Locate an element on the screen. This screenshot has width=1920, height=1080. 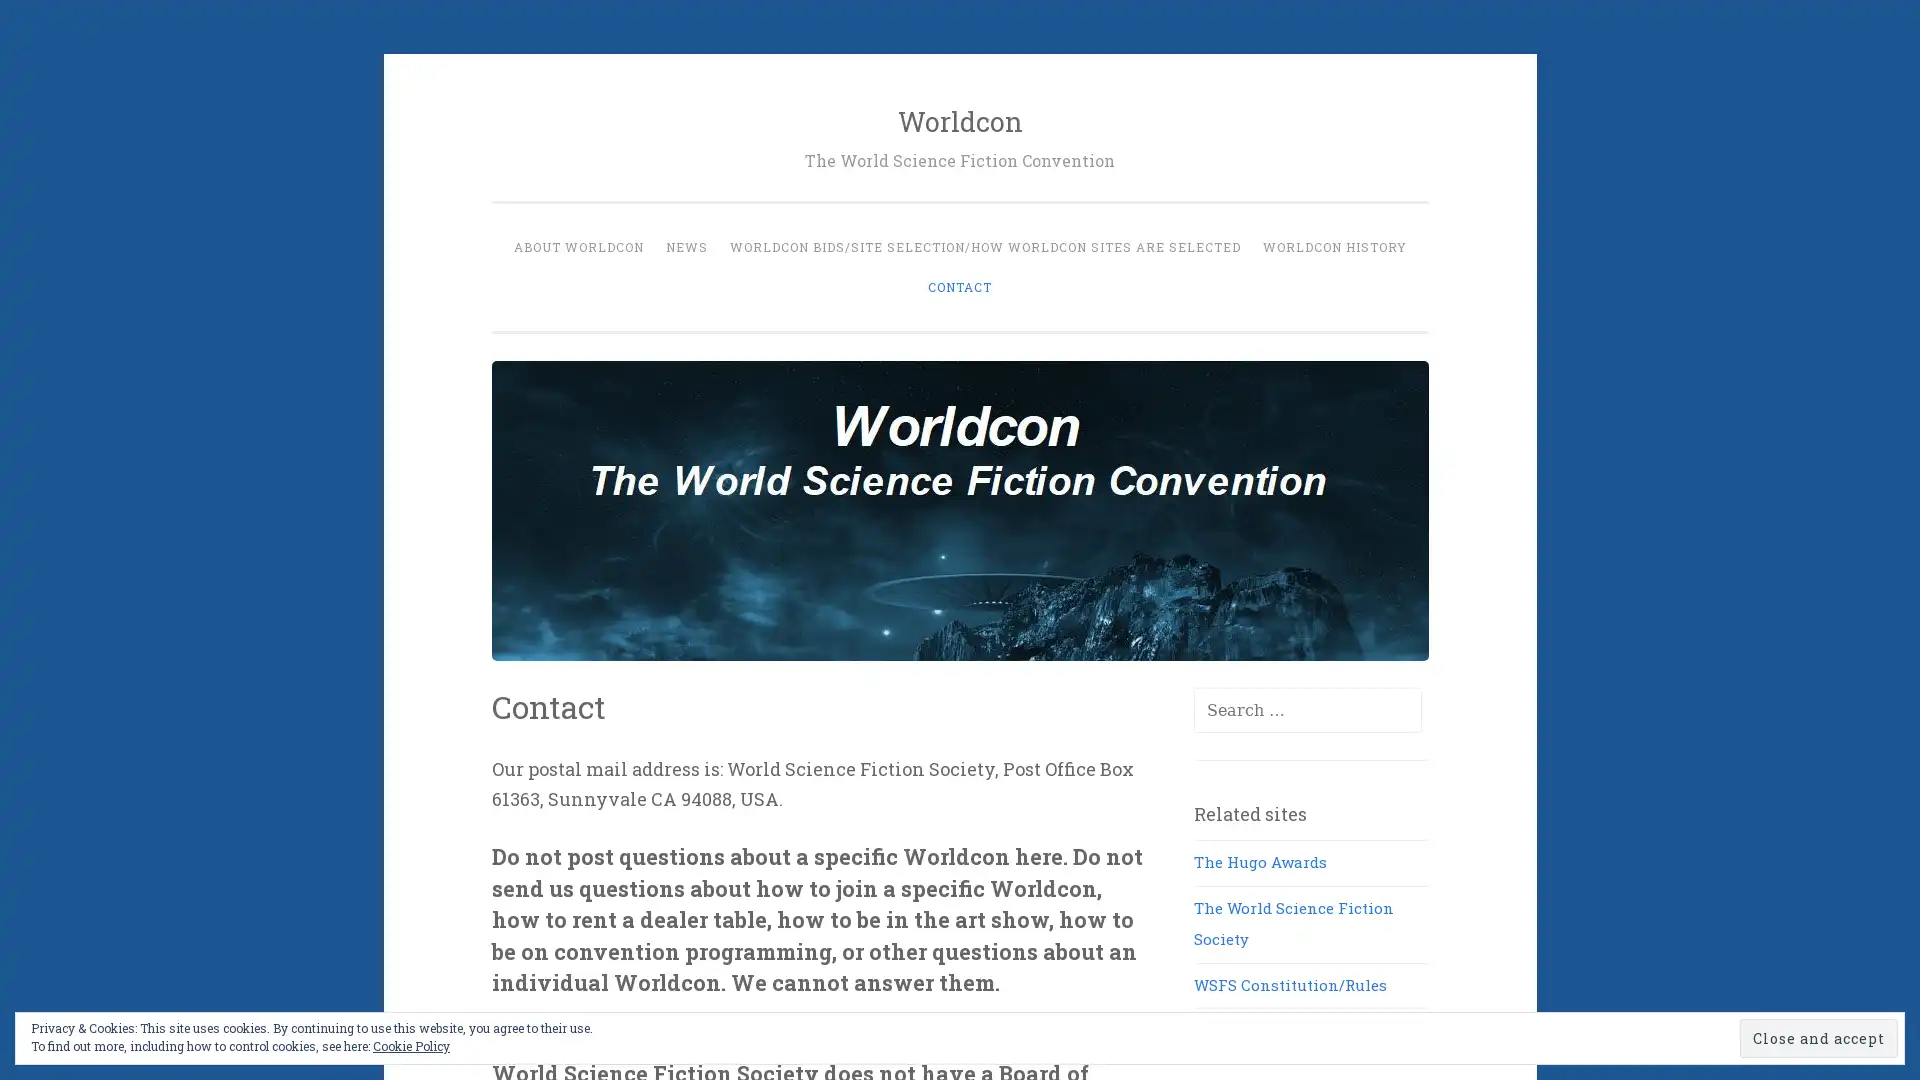
Close and accept is located at coordinates (1819, 1037).